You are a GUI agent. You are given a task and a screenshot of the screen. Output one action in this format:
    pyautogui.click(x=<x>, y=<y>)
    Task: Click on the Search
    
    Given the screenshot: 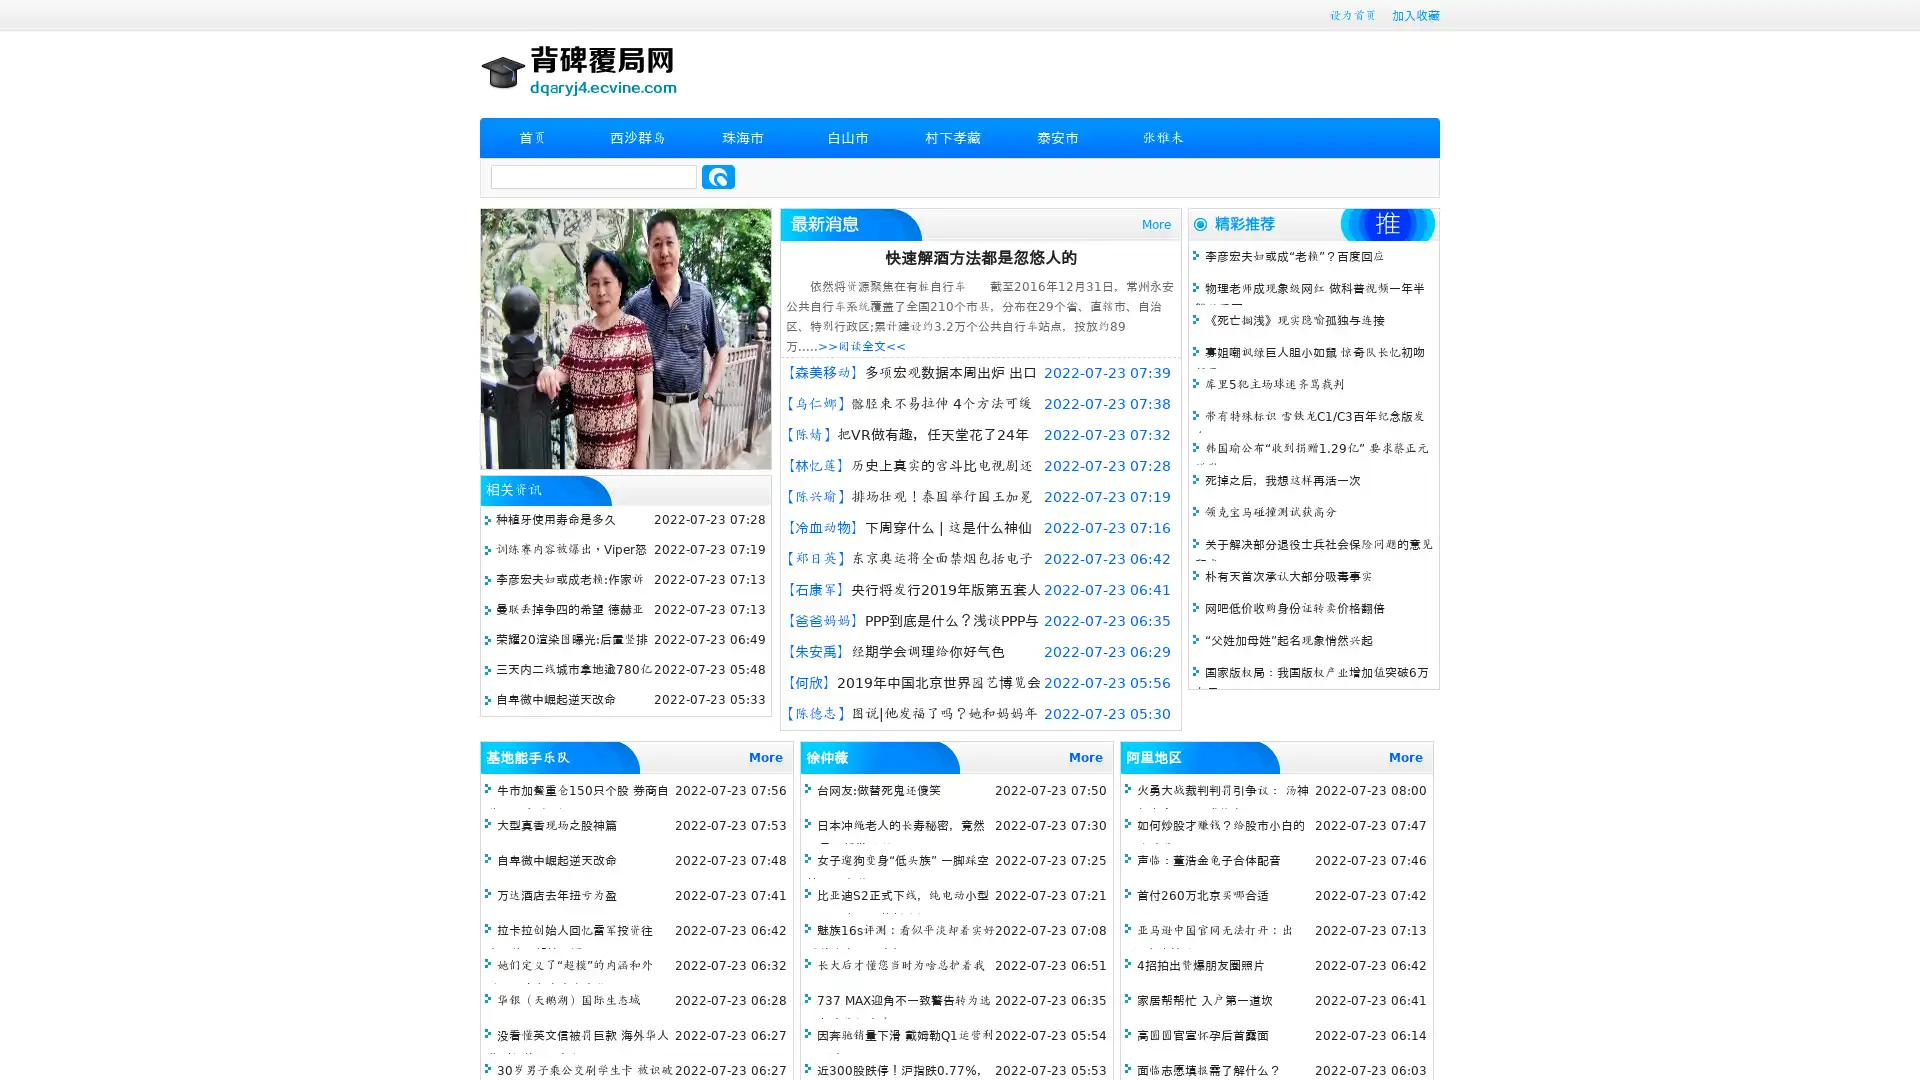 What is the action you would take?
    pyautogui.click(x=718, y=176)
    